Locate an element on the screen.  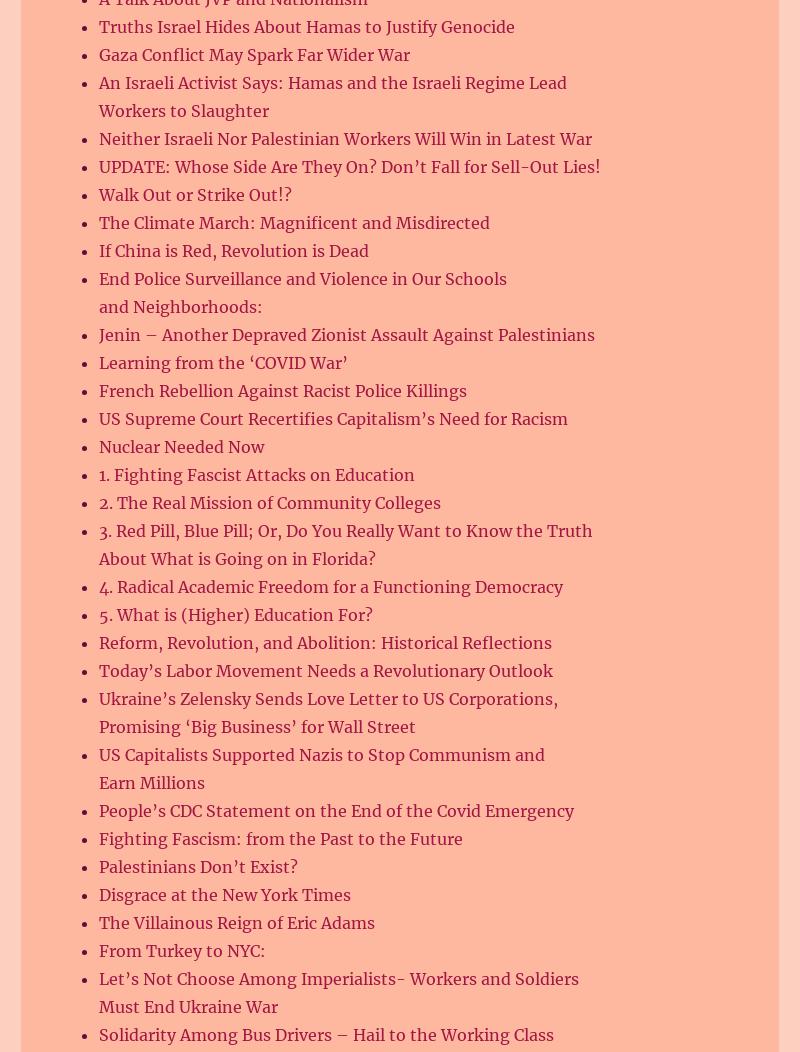
'Truths Israel Hides About Hamas to Justify Genocide' is located at coordinates (306, 27).